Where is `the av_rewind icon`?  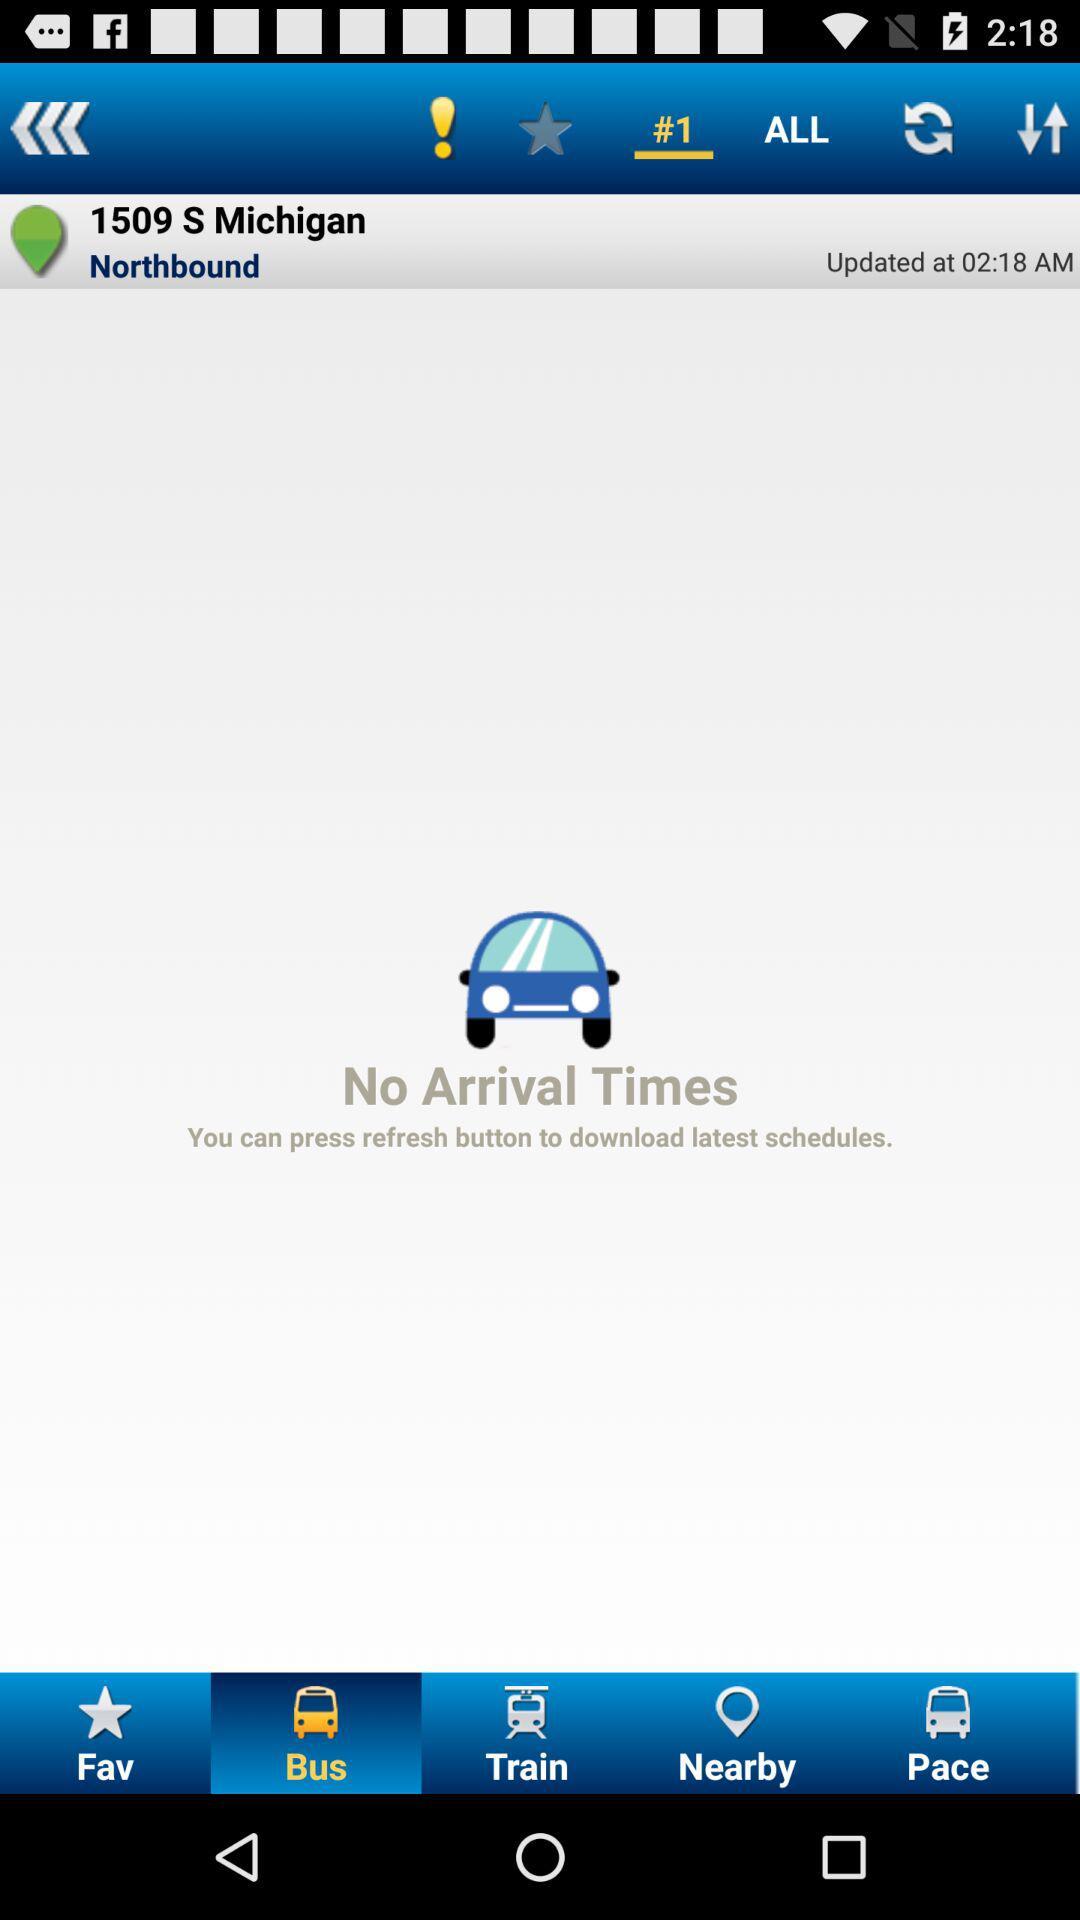 the av_rewind icon is located at coordinates (48, 136).